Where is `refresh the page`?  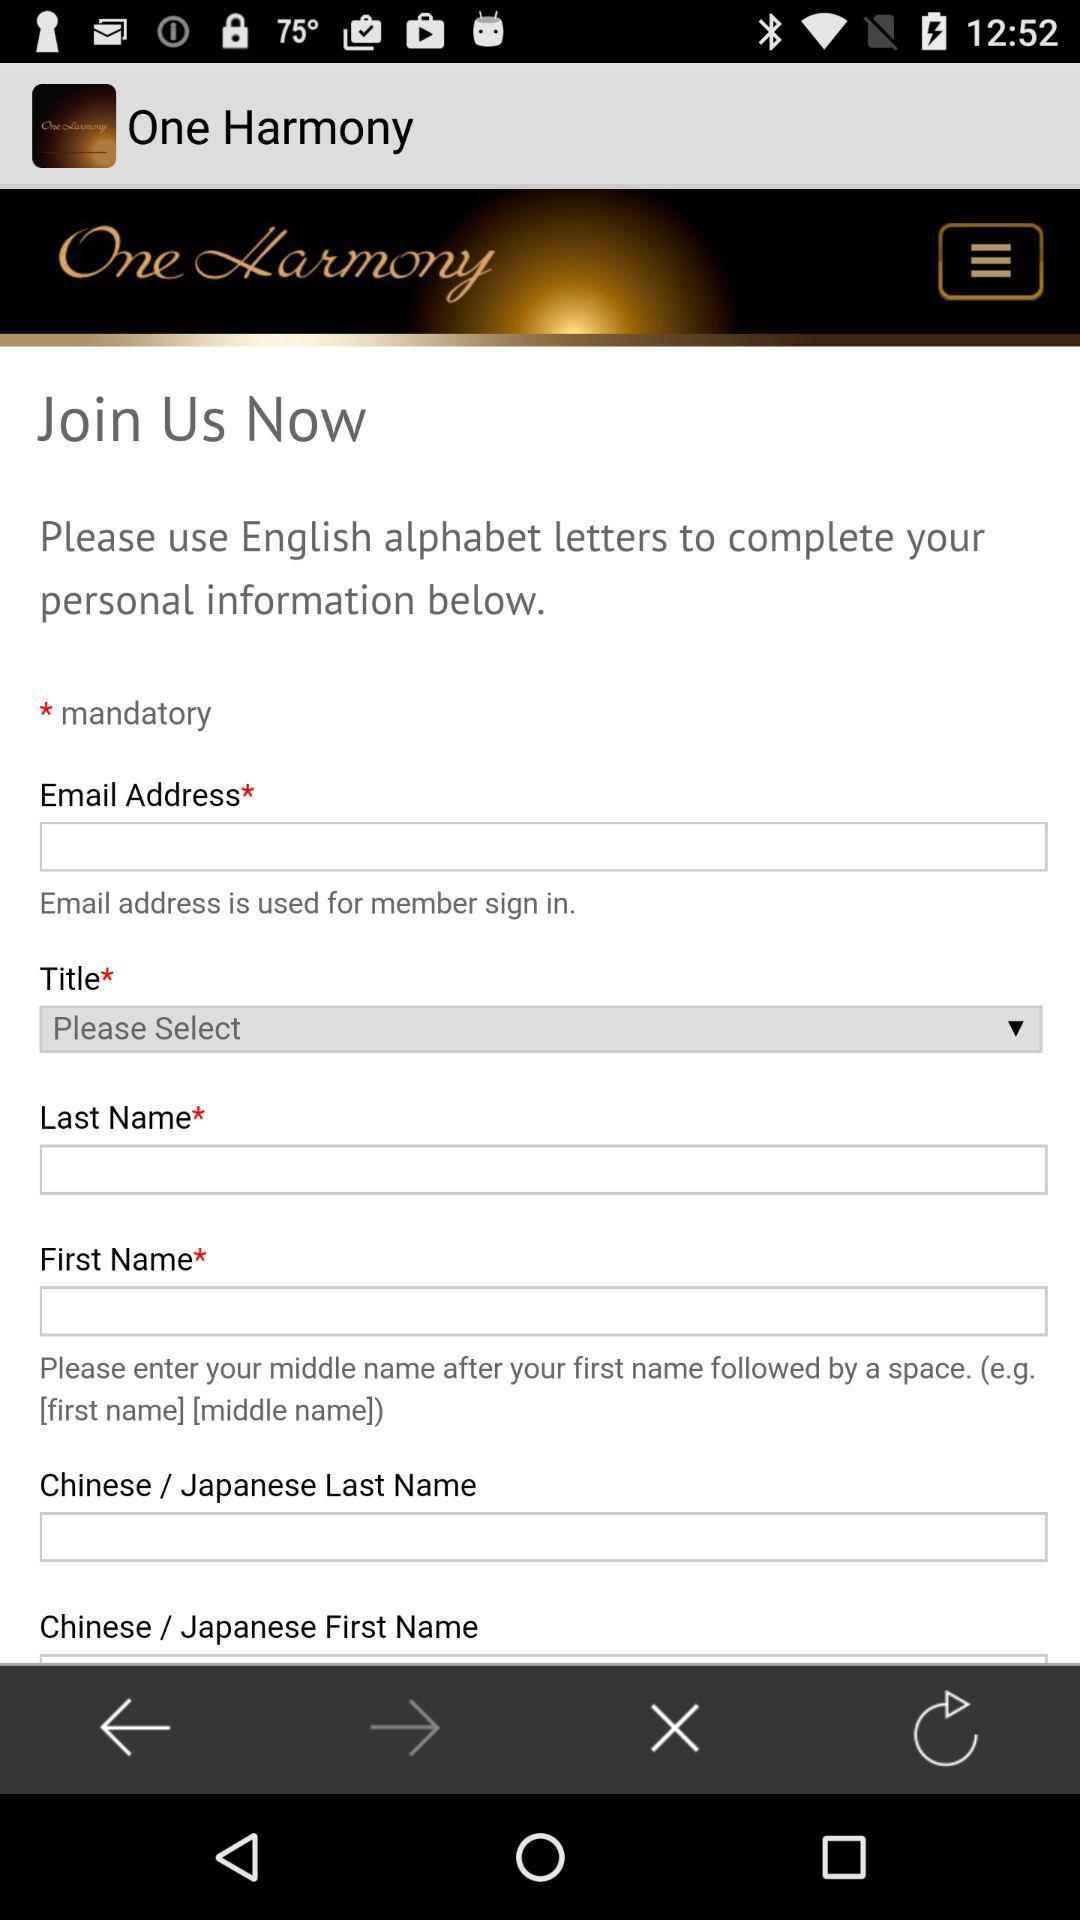 refresh the page is located at coordinates (945, 1727).